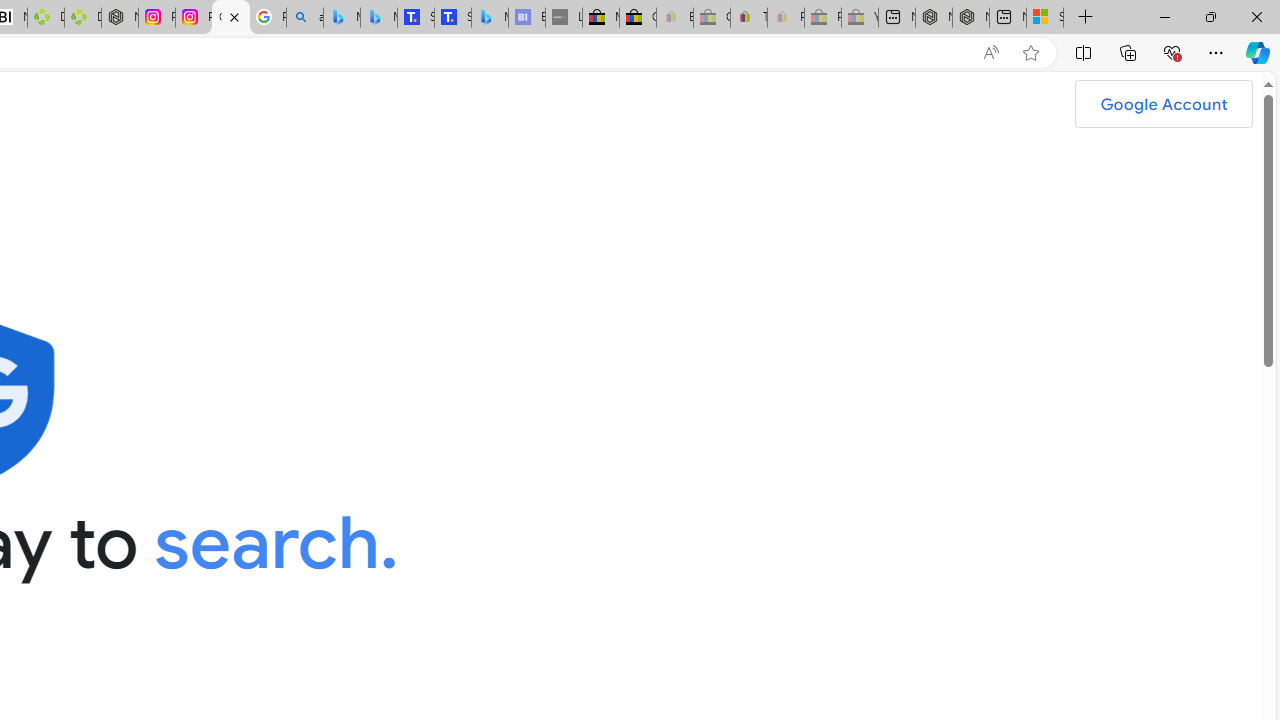 The height and width of the screenshot is (720, 1280). Describe the element at coordinates (452, 17) in the screenshot. I see `'Shangri-La Bangkok, Hotel reviews and Room rates'` at that location.